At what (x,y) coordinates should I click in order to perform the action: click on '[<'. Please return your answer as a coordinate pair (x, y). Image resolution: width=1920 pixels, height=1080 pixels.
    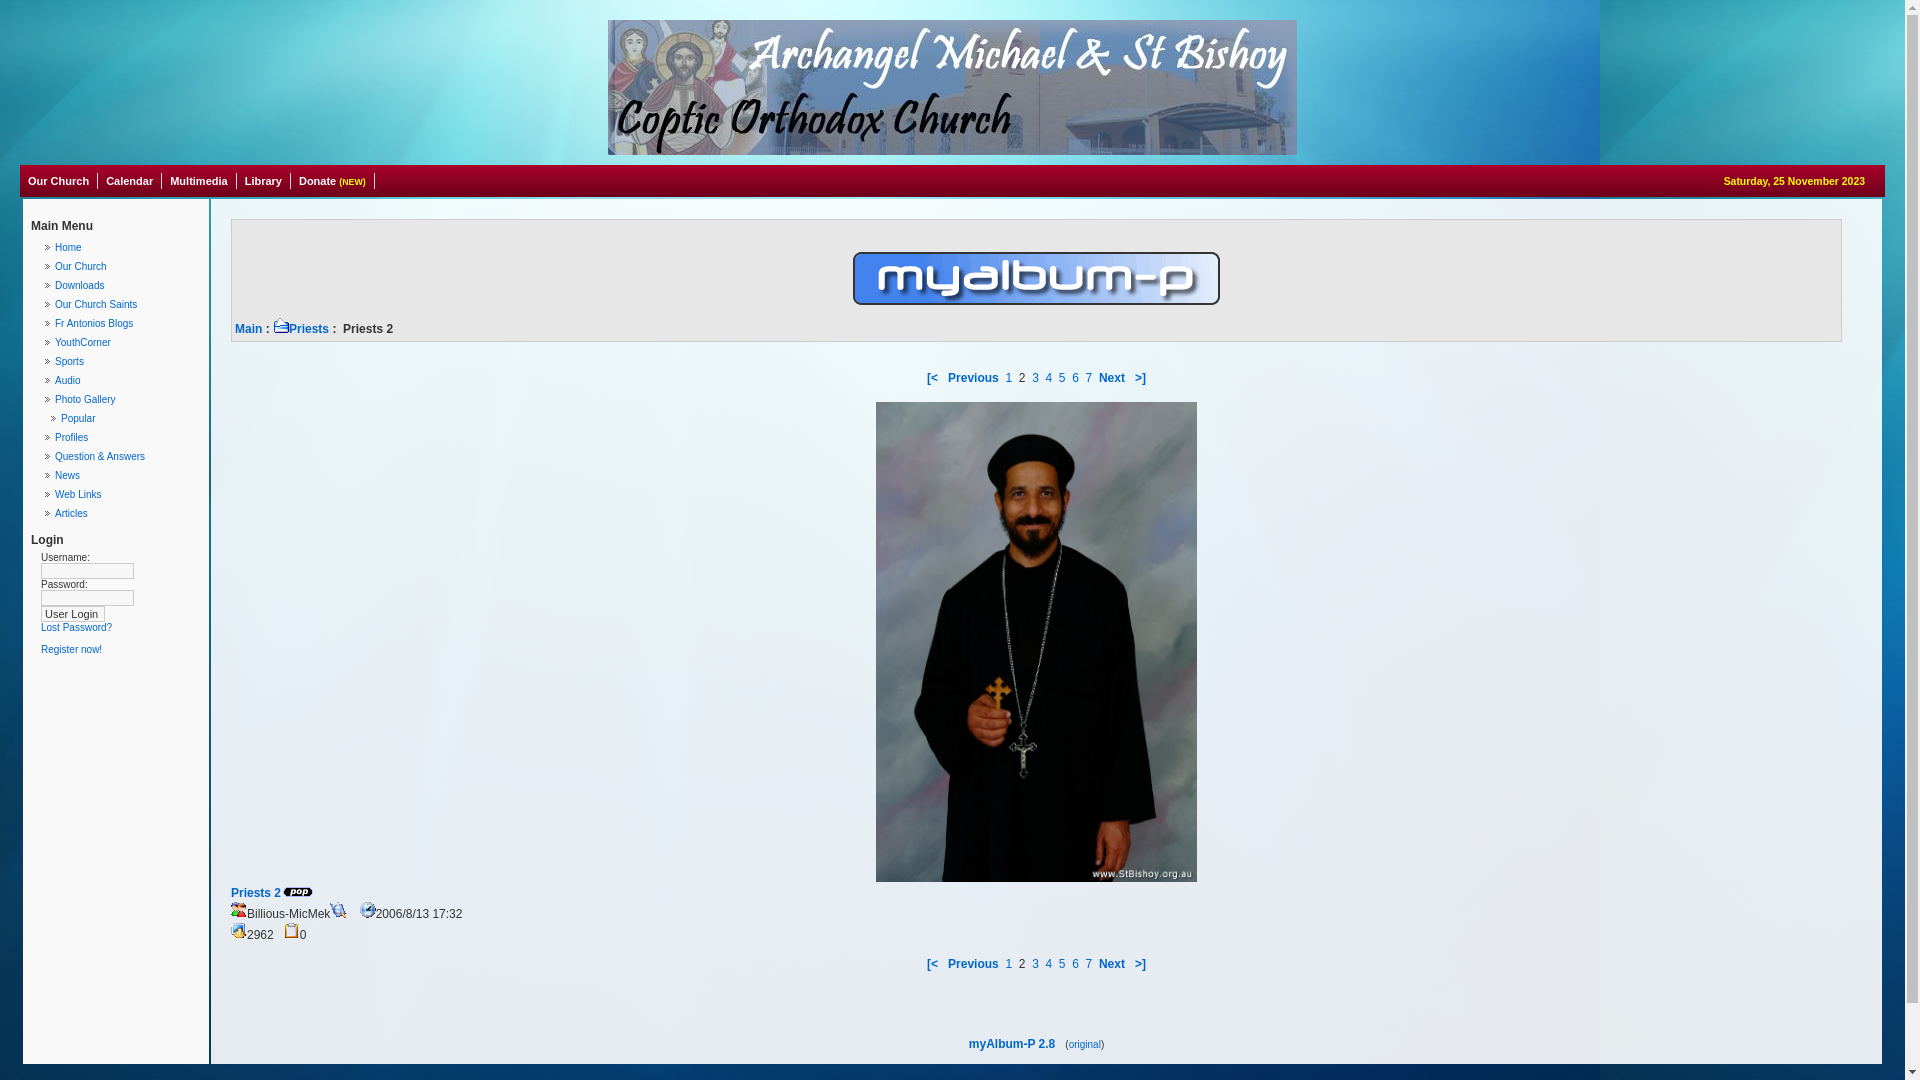
    Looking at the image, I should click on (925, 378).